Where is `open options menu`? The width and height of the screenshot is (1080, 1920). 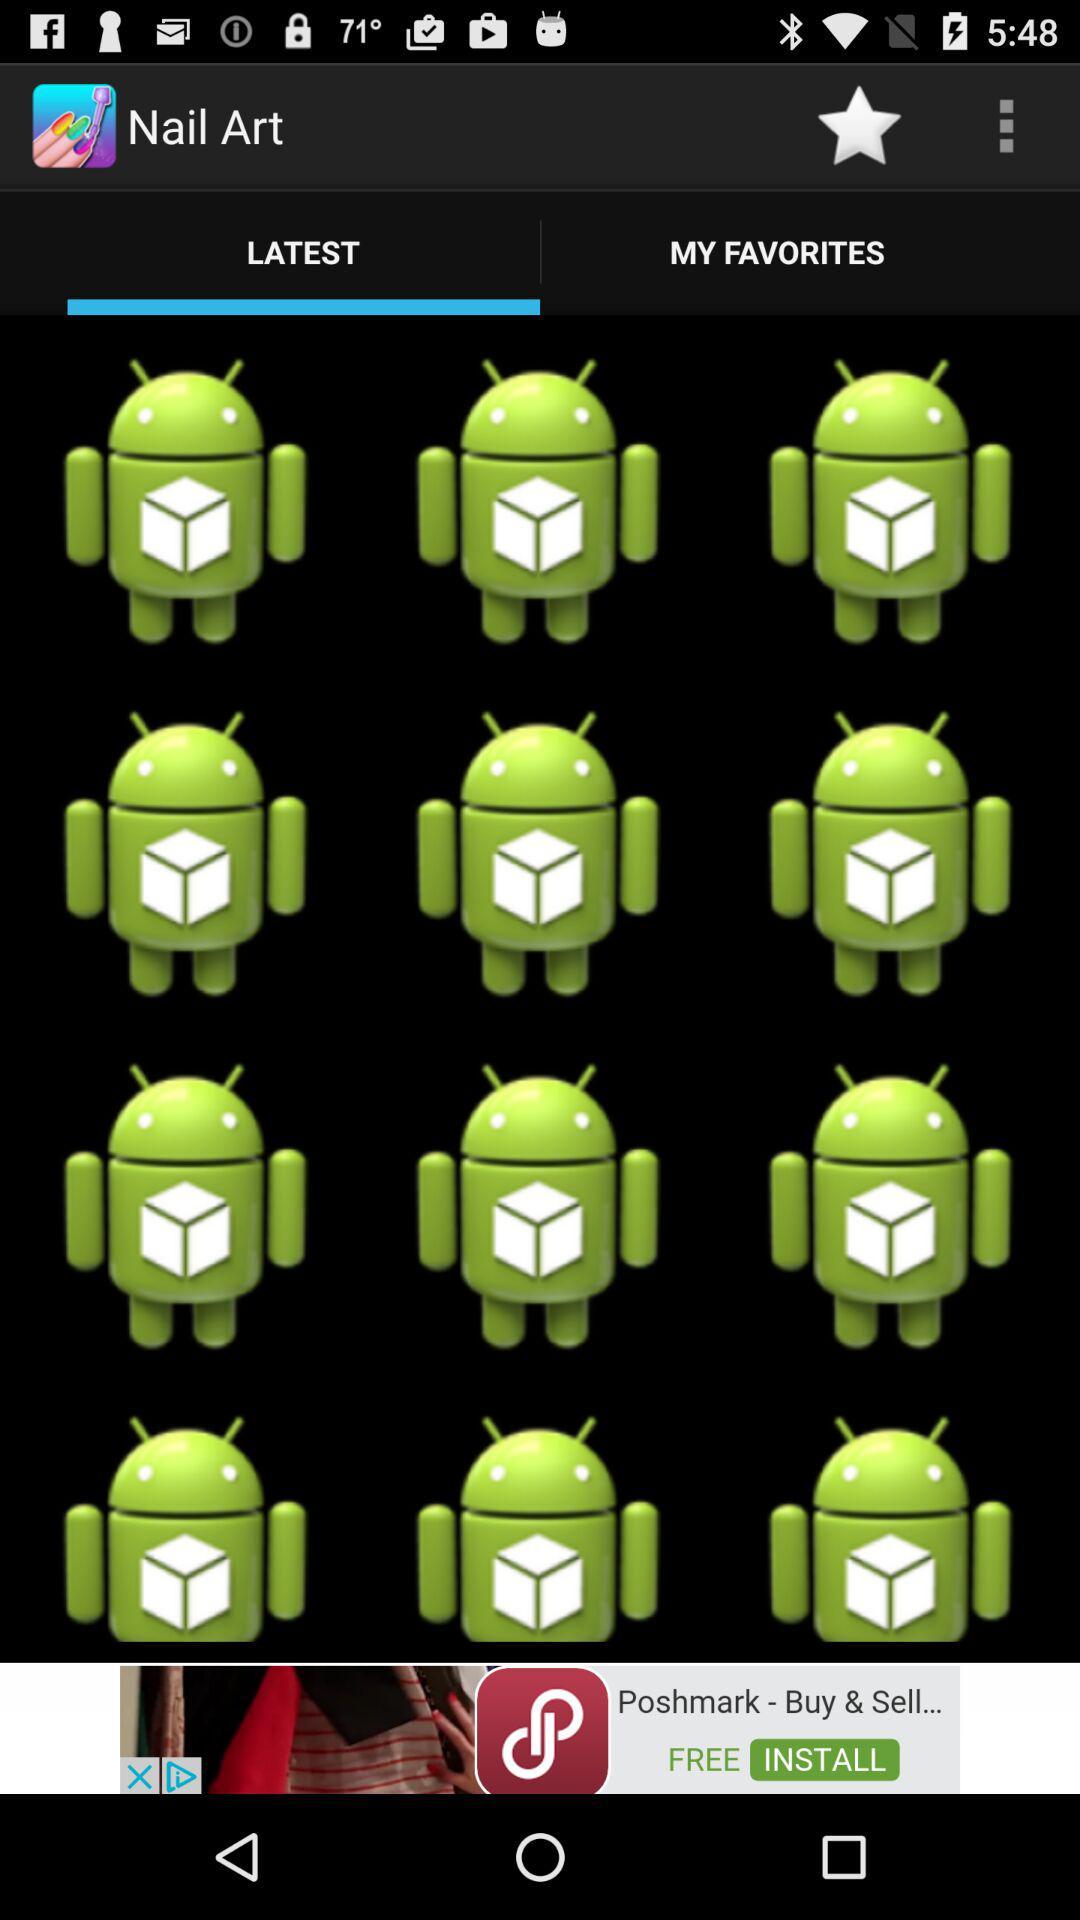 open options menu is located at coordinates (1006, 124).